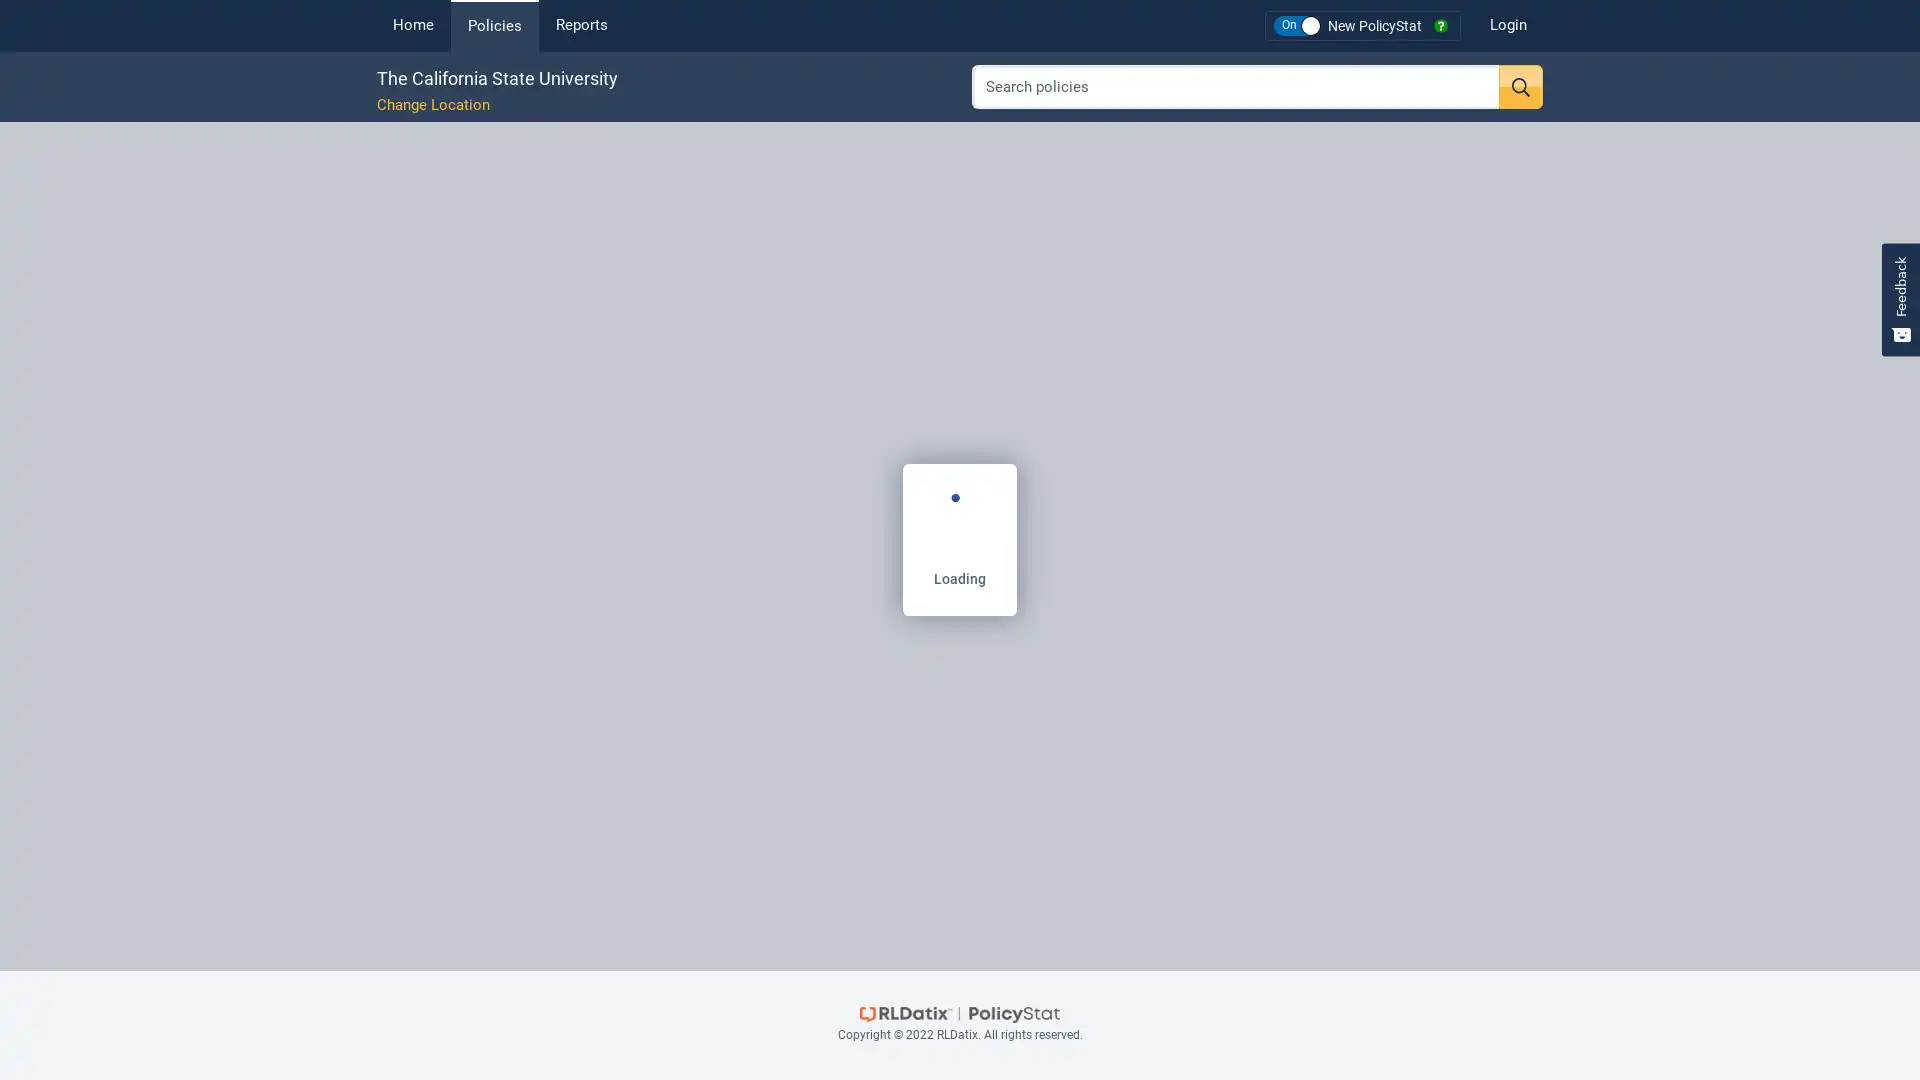  What do you see at coordinates (1520, 86) in the screenshot?
I see `Search button` at bounding box center [1520, 86].